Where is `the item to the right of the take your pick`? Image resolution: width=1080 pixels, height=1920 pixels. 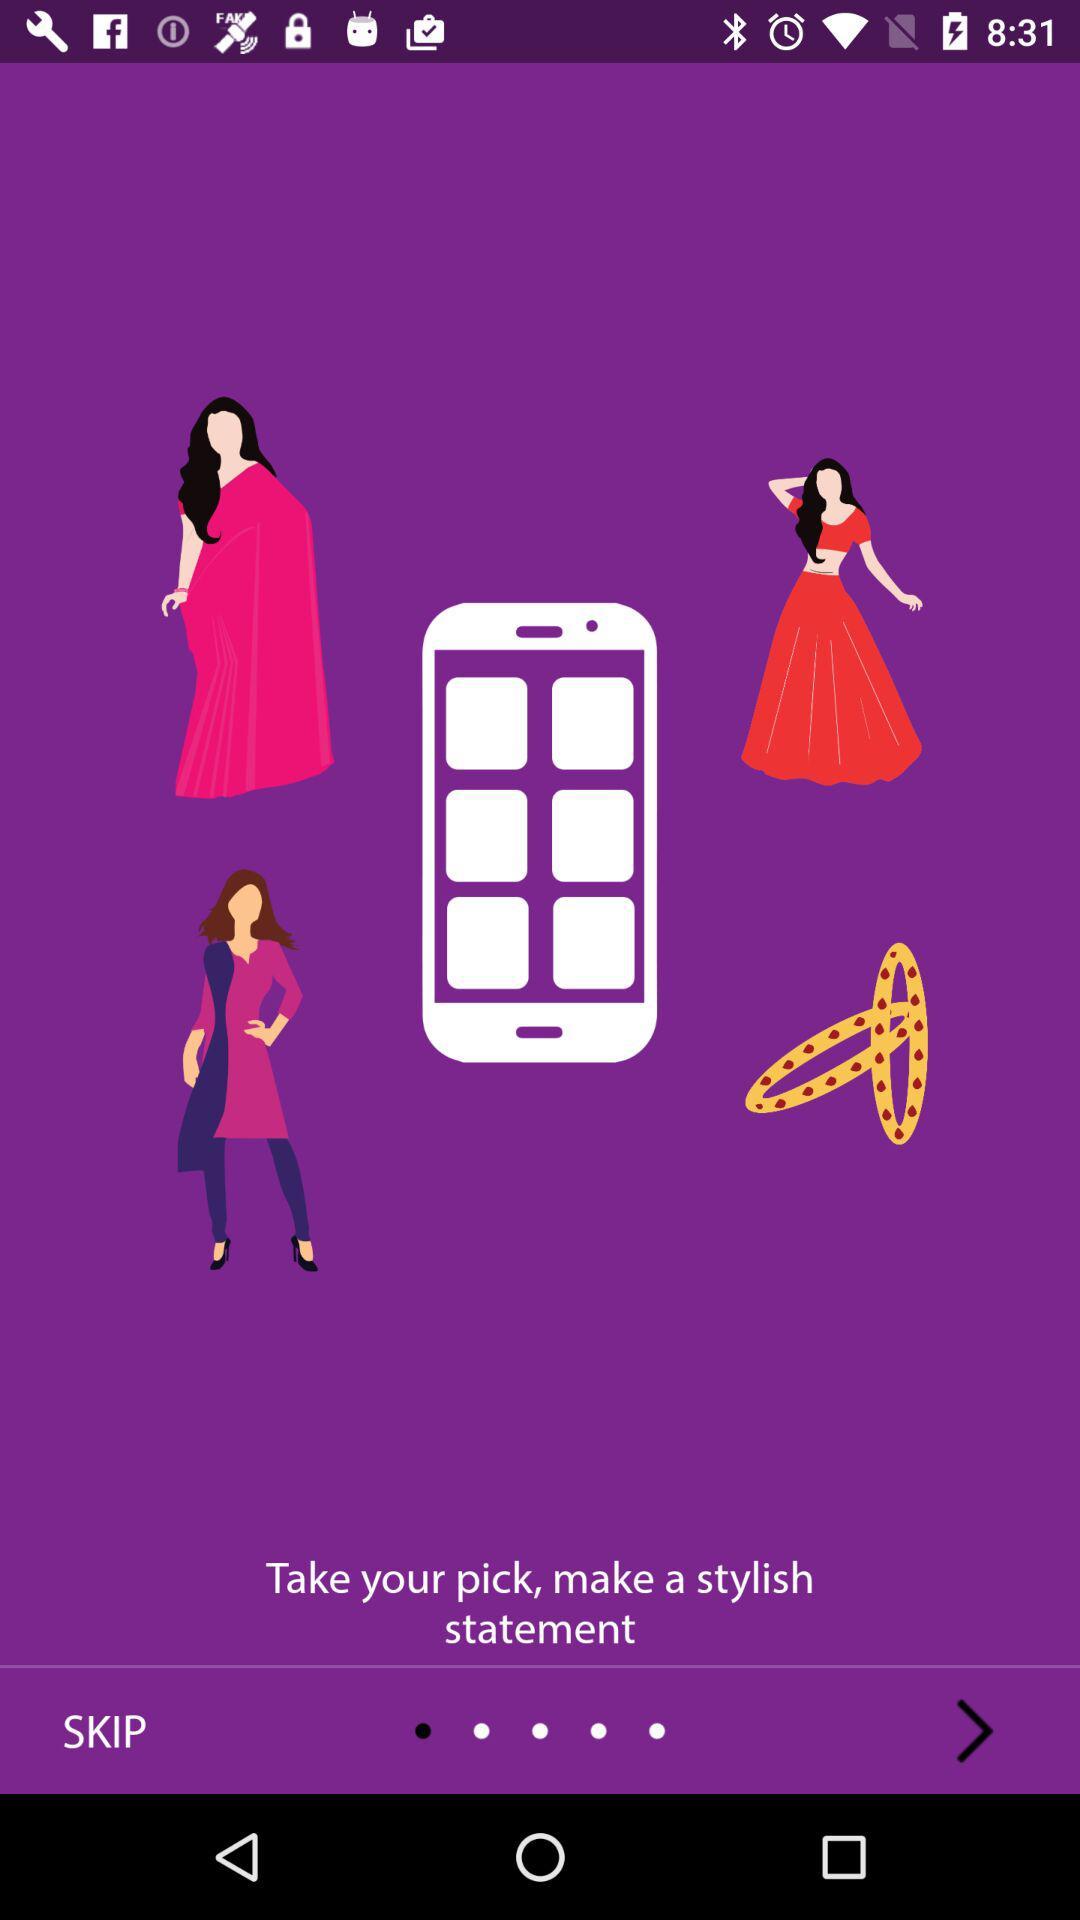
the item to the right of the take your pick is located at coordinates (974, 1730).